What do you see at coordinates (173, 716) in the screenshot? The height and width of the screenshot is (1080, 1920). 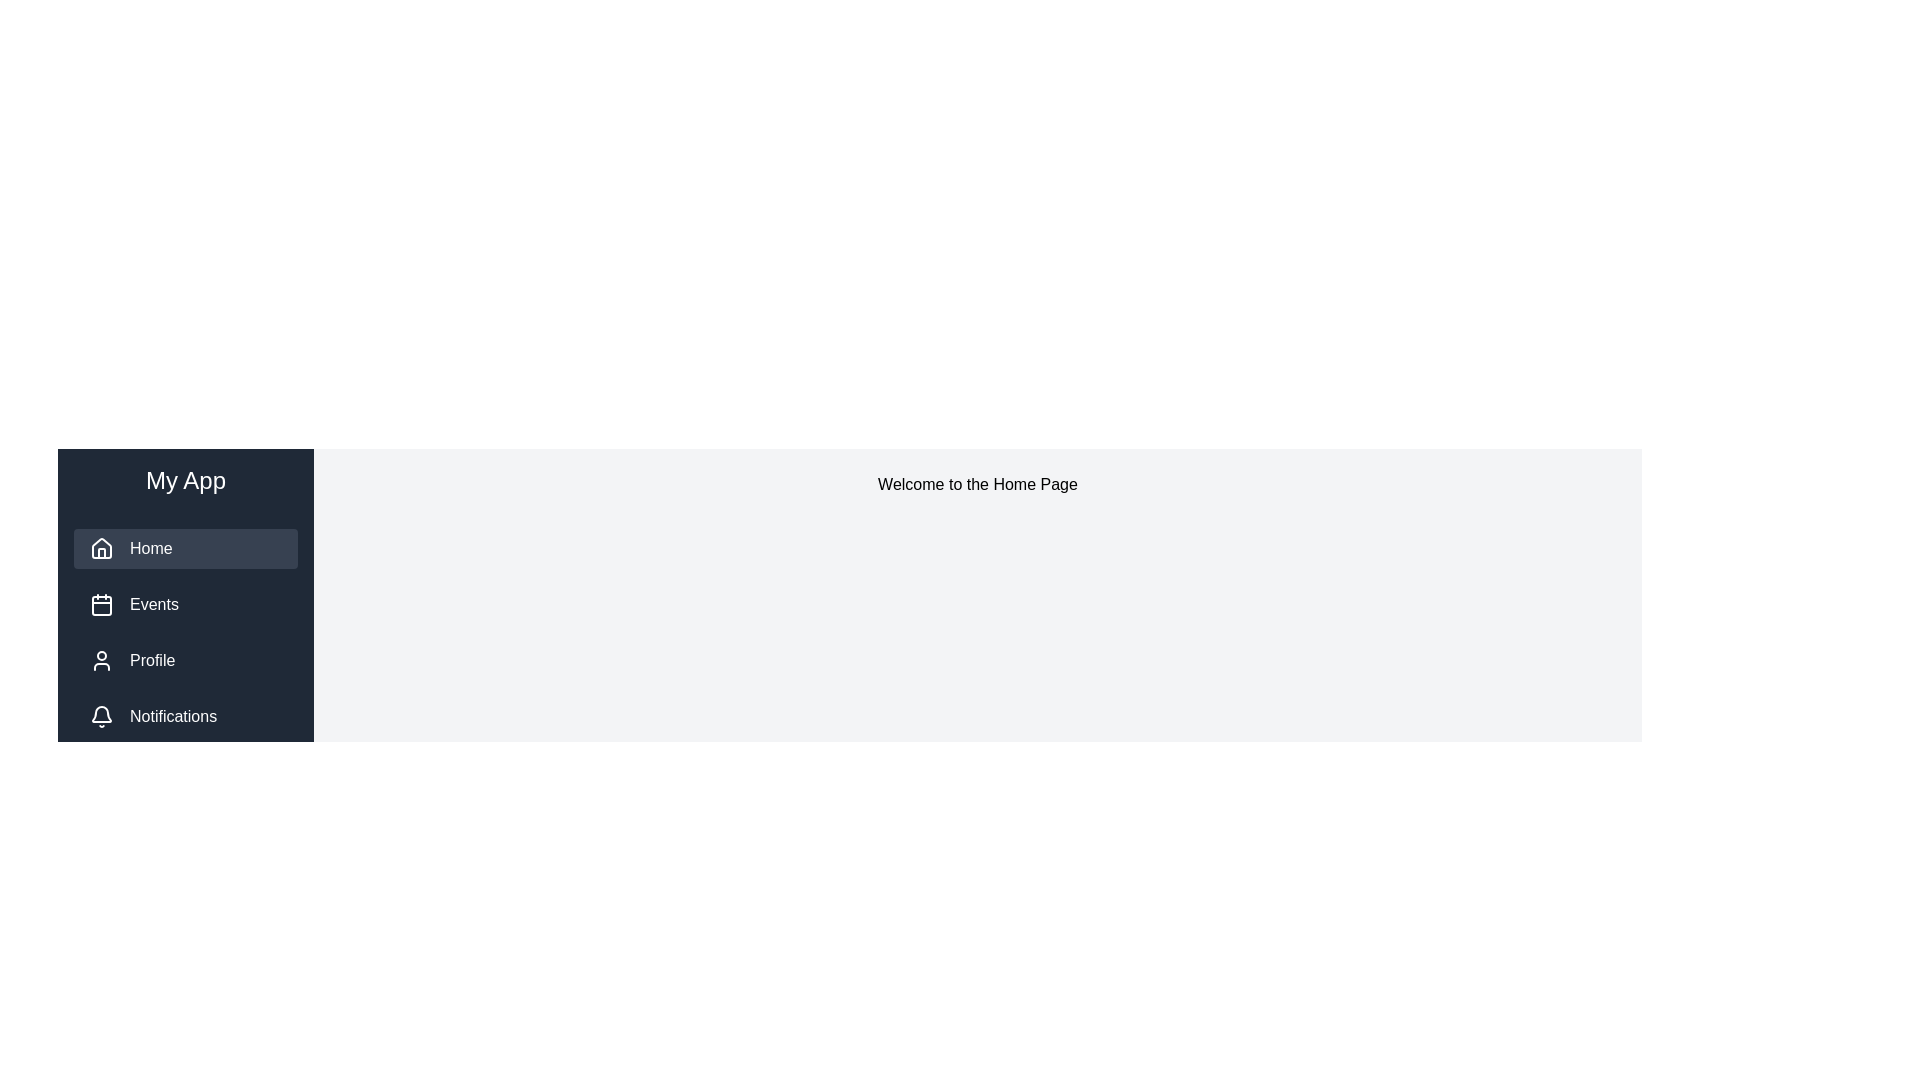 I see `the 'Notifications' text label in the side navigation menu, which is styled with white text on a dark background and is located at the bottom of the vertical navigation bar` at bounding box center [173, 716].